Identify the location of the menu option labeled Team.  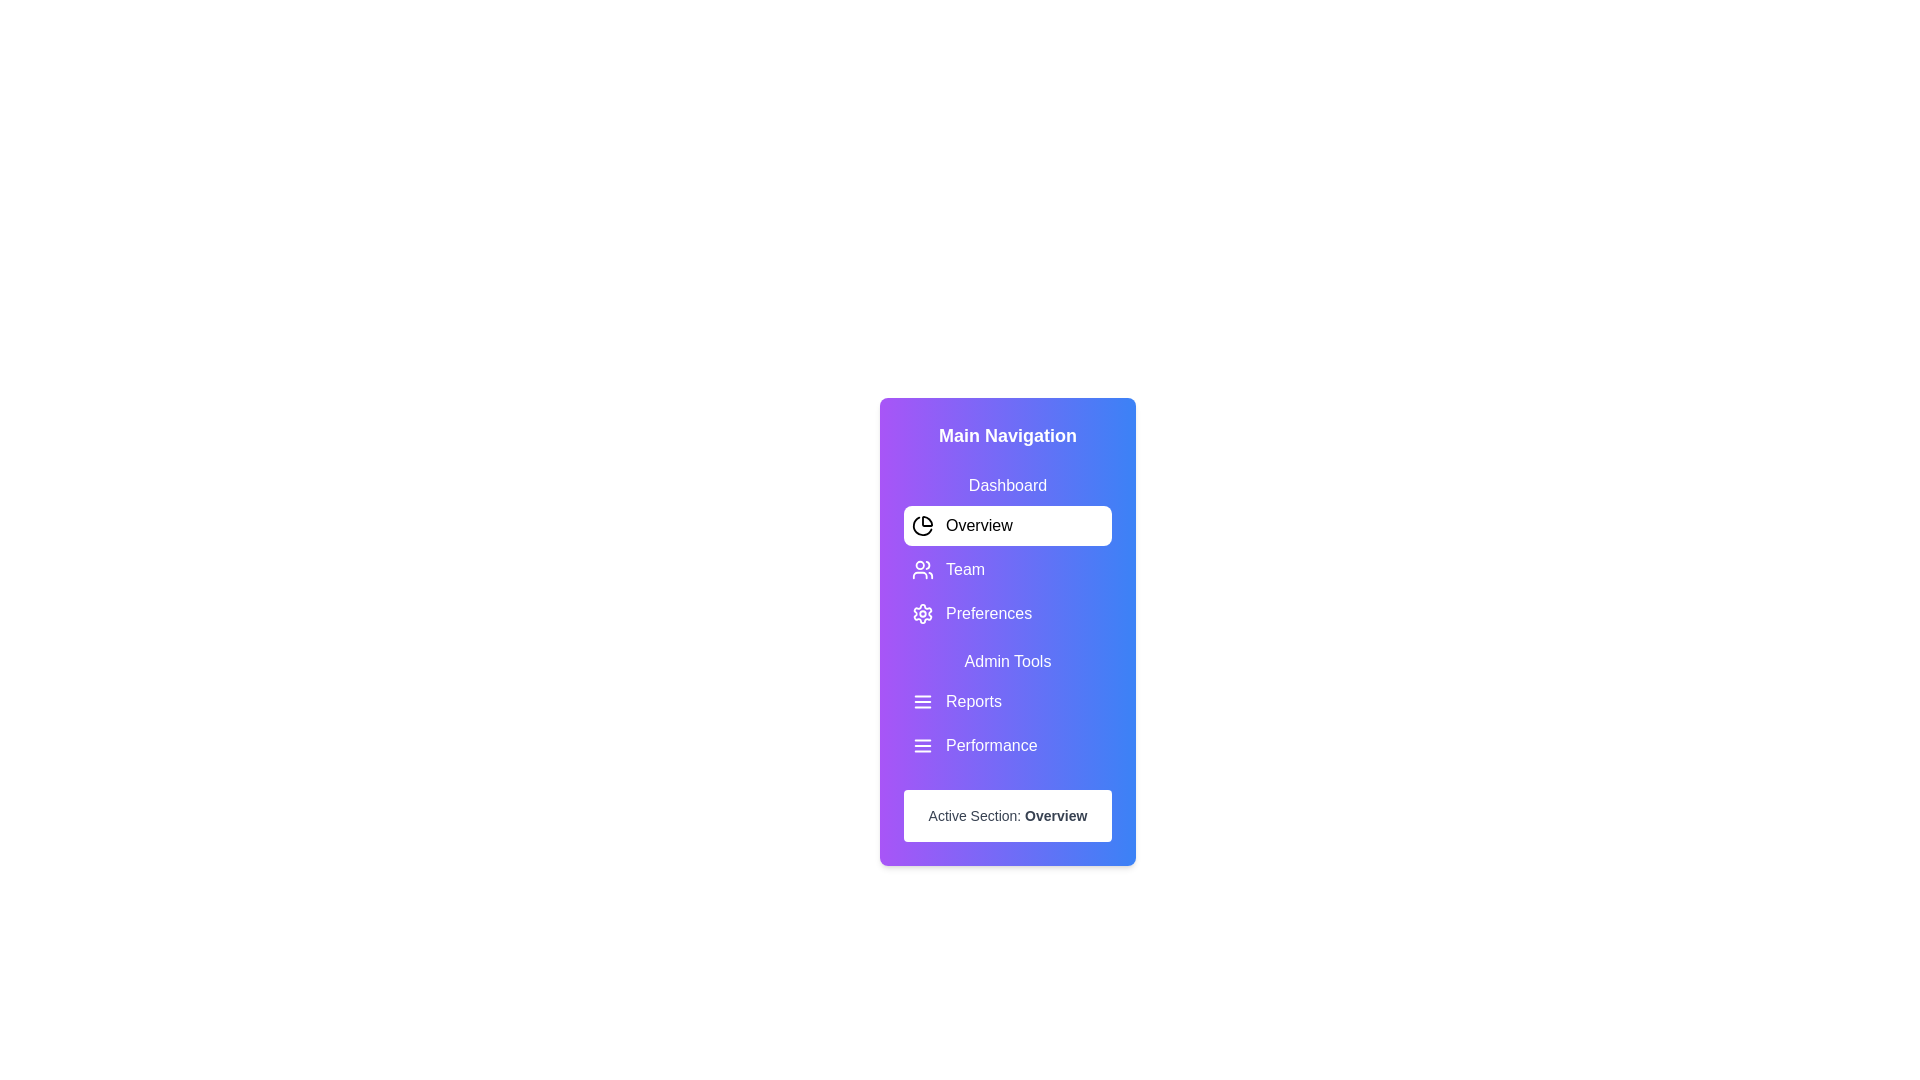
(1008, 570).